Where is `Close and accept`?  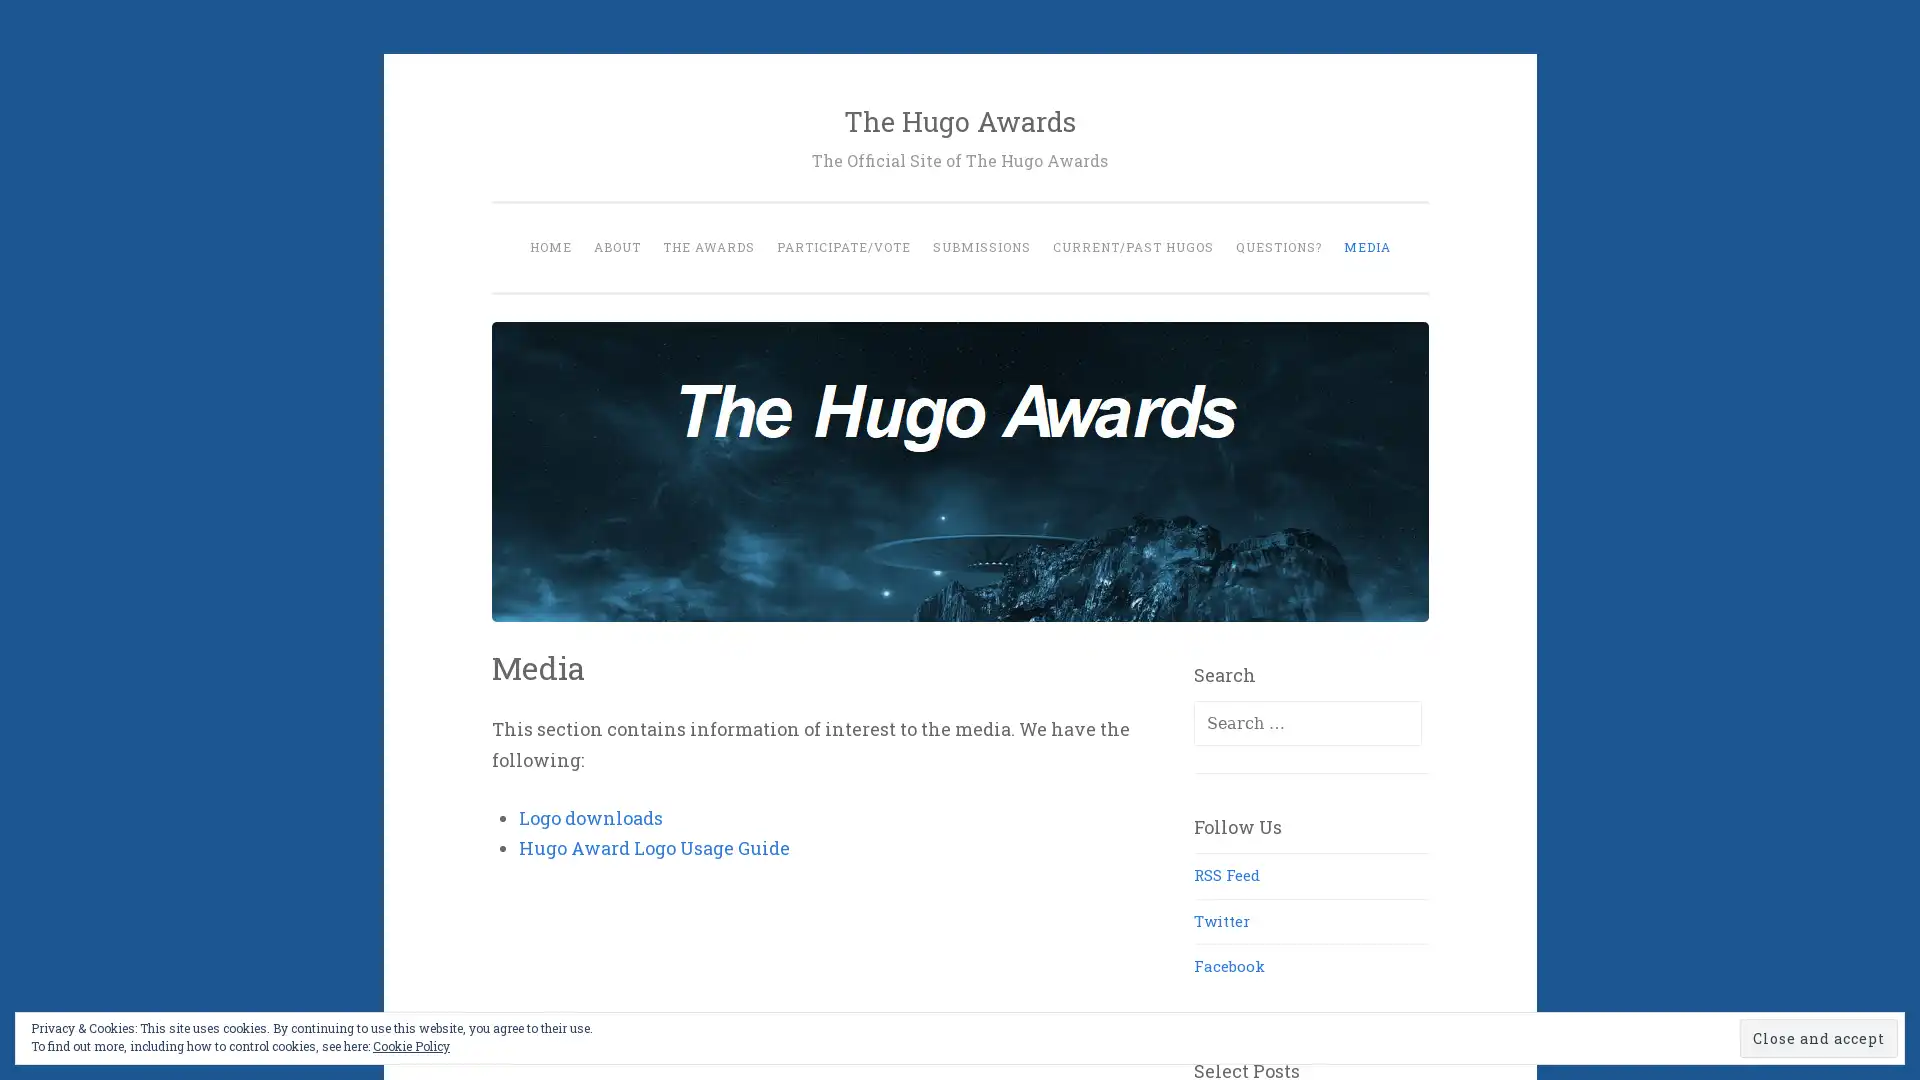 Close and accept is located at coordinates (1819, 1037).